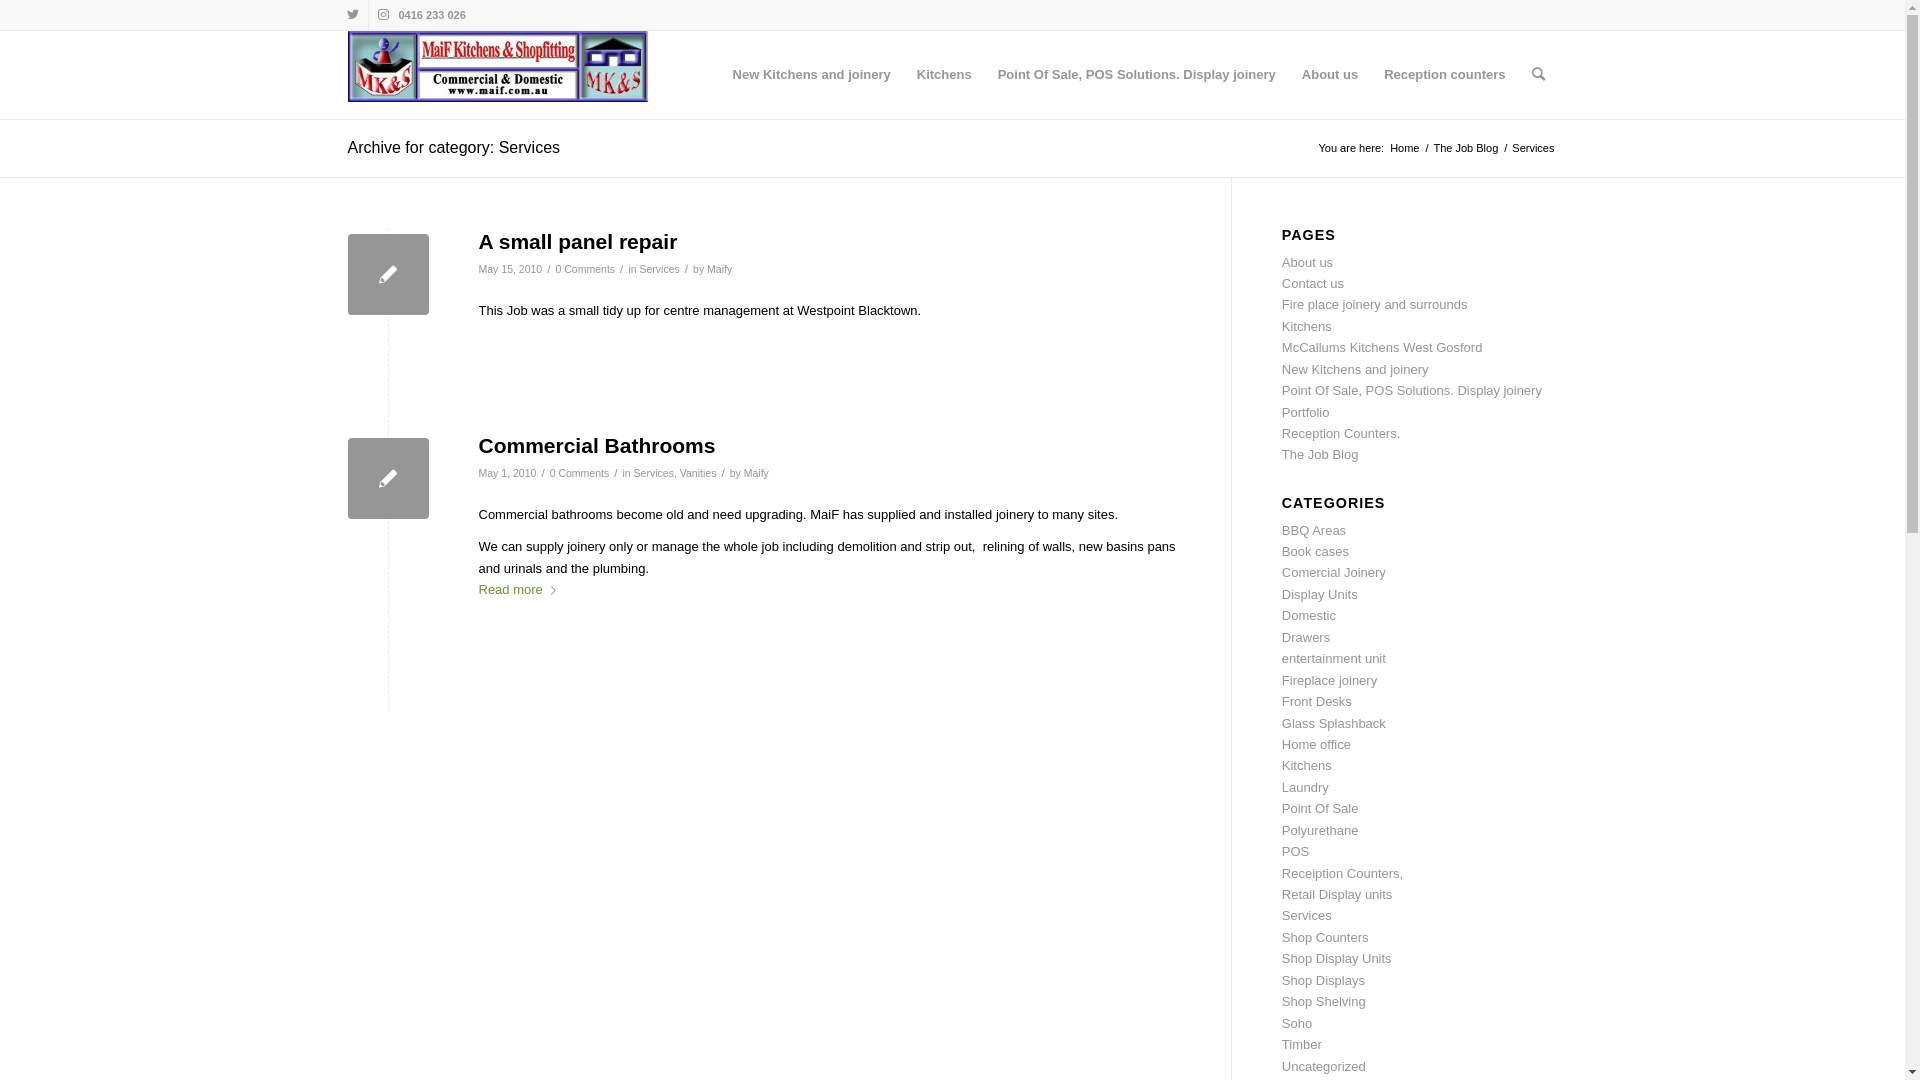  I want to click on 'Front Desks', so click(1281, 700).